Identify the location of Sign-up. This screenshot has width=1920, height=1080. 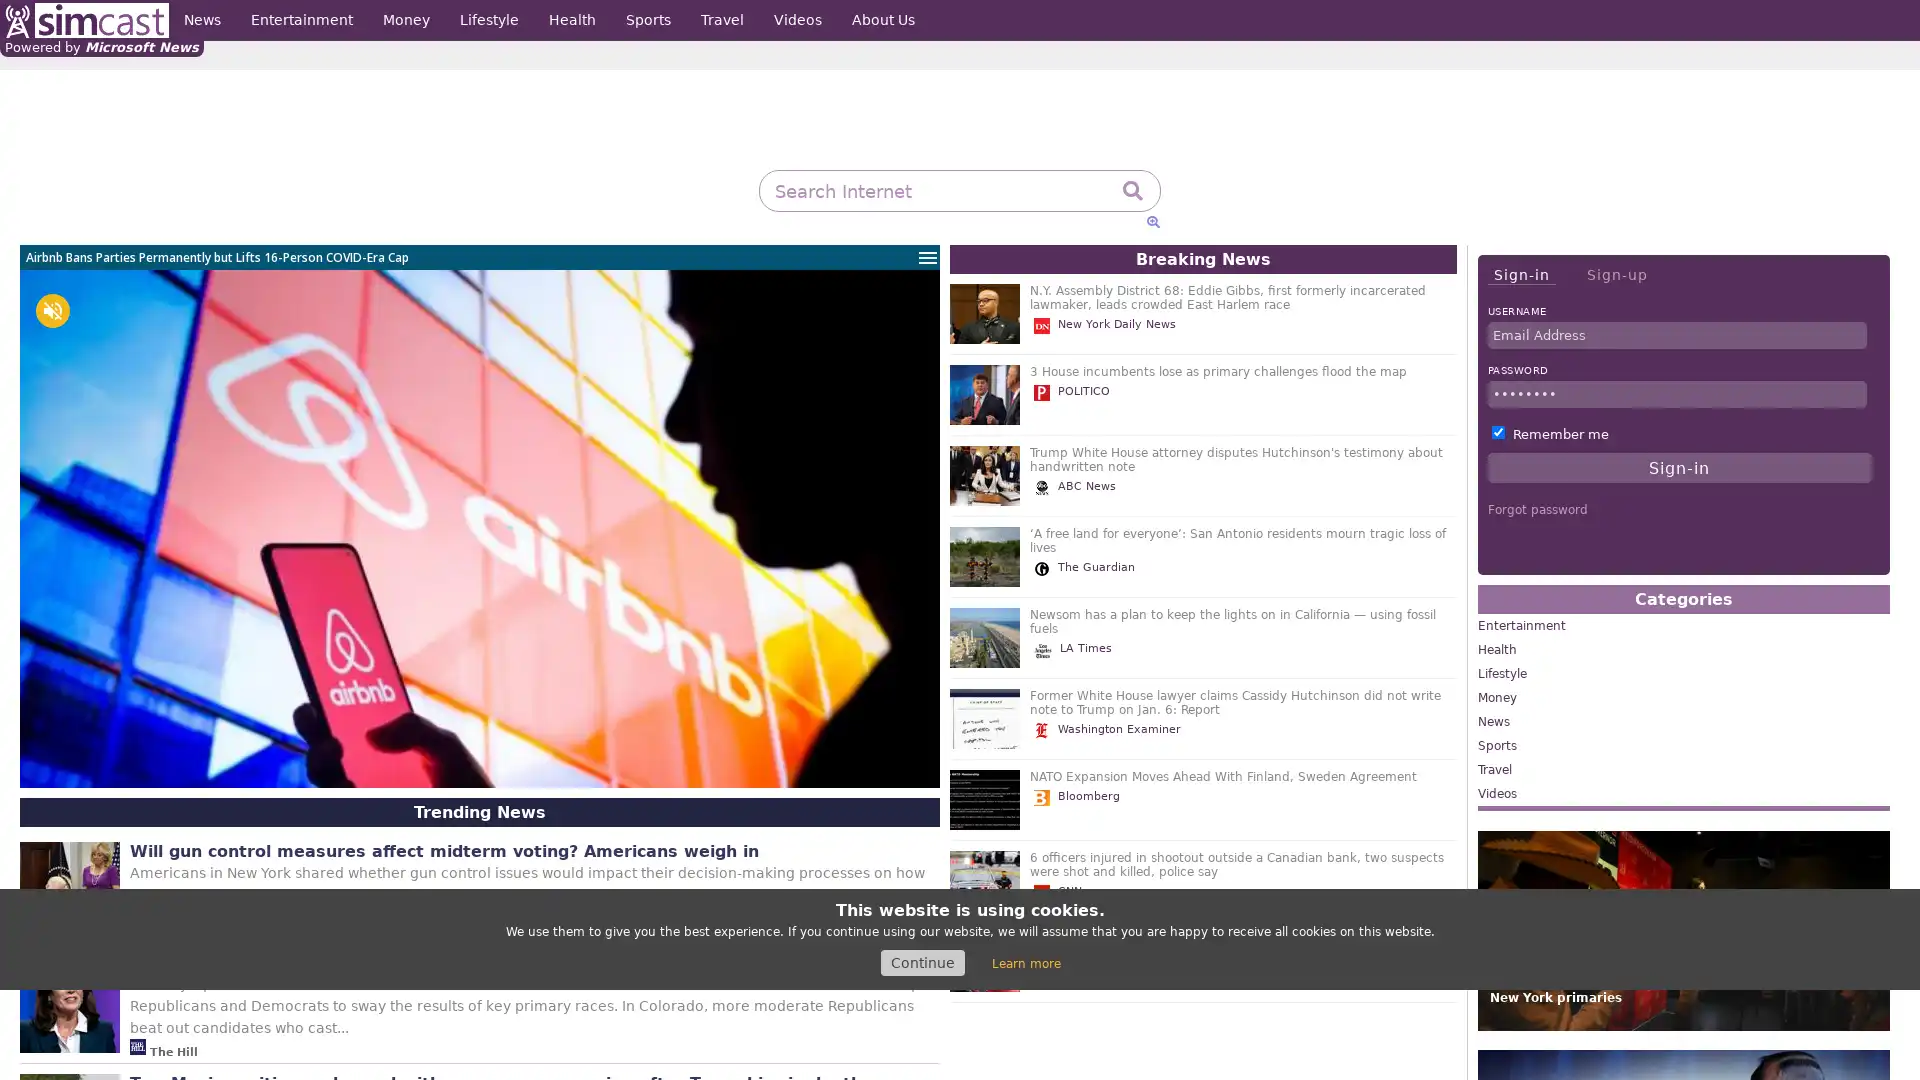
(1616, 274).